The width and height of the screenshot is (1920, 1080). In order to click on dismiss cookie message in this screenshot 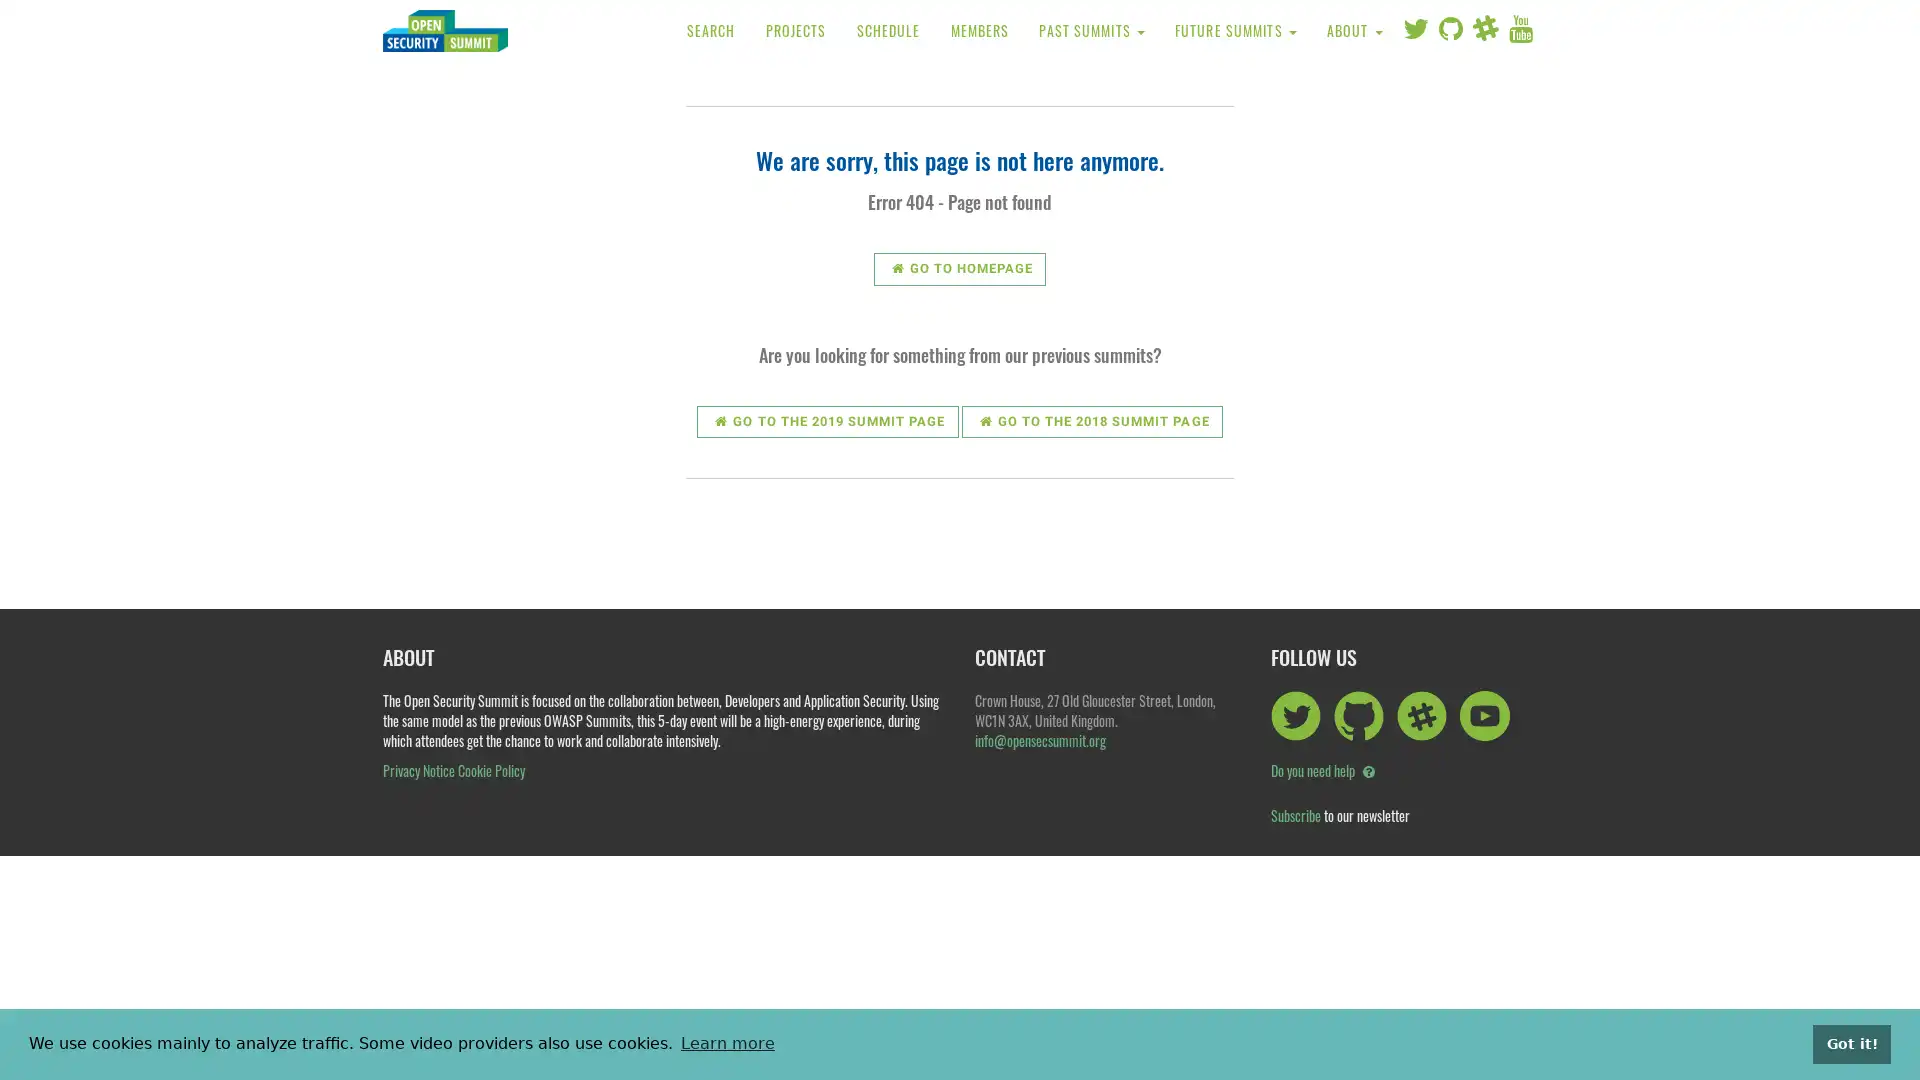, I will do `click(1851, 1043)`.